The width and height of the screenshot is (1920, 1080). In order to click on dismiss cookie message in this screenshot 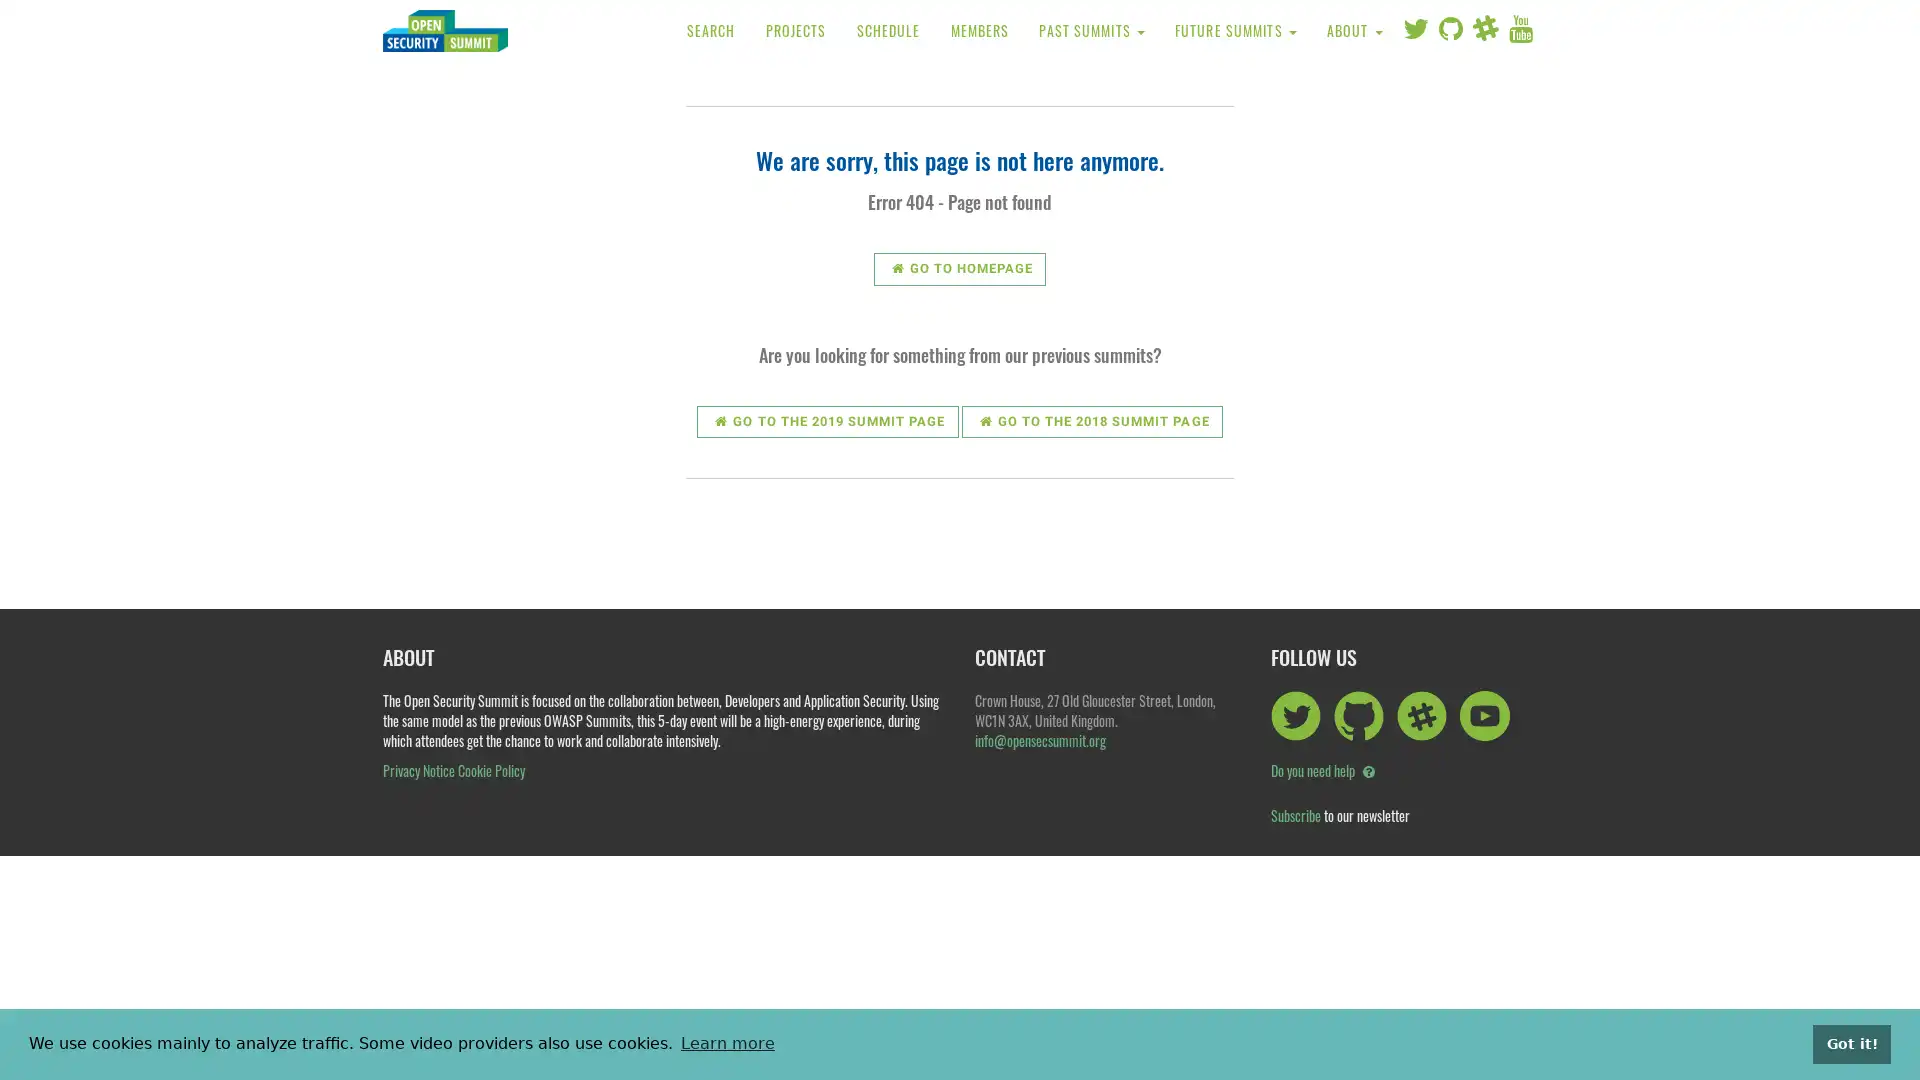, I will do `click(1851, 1043)`.